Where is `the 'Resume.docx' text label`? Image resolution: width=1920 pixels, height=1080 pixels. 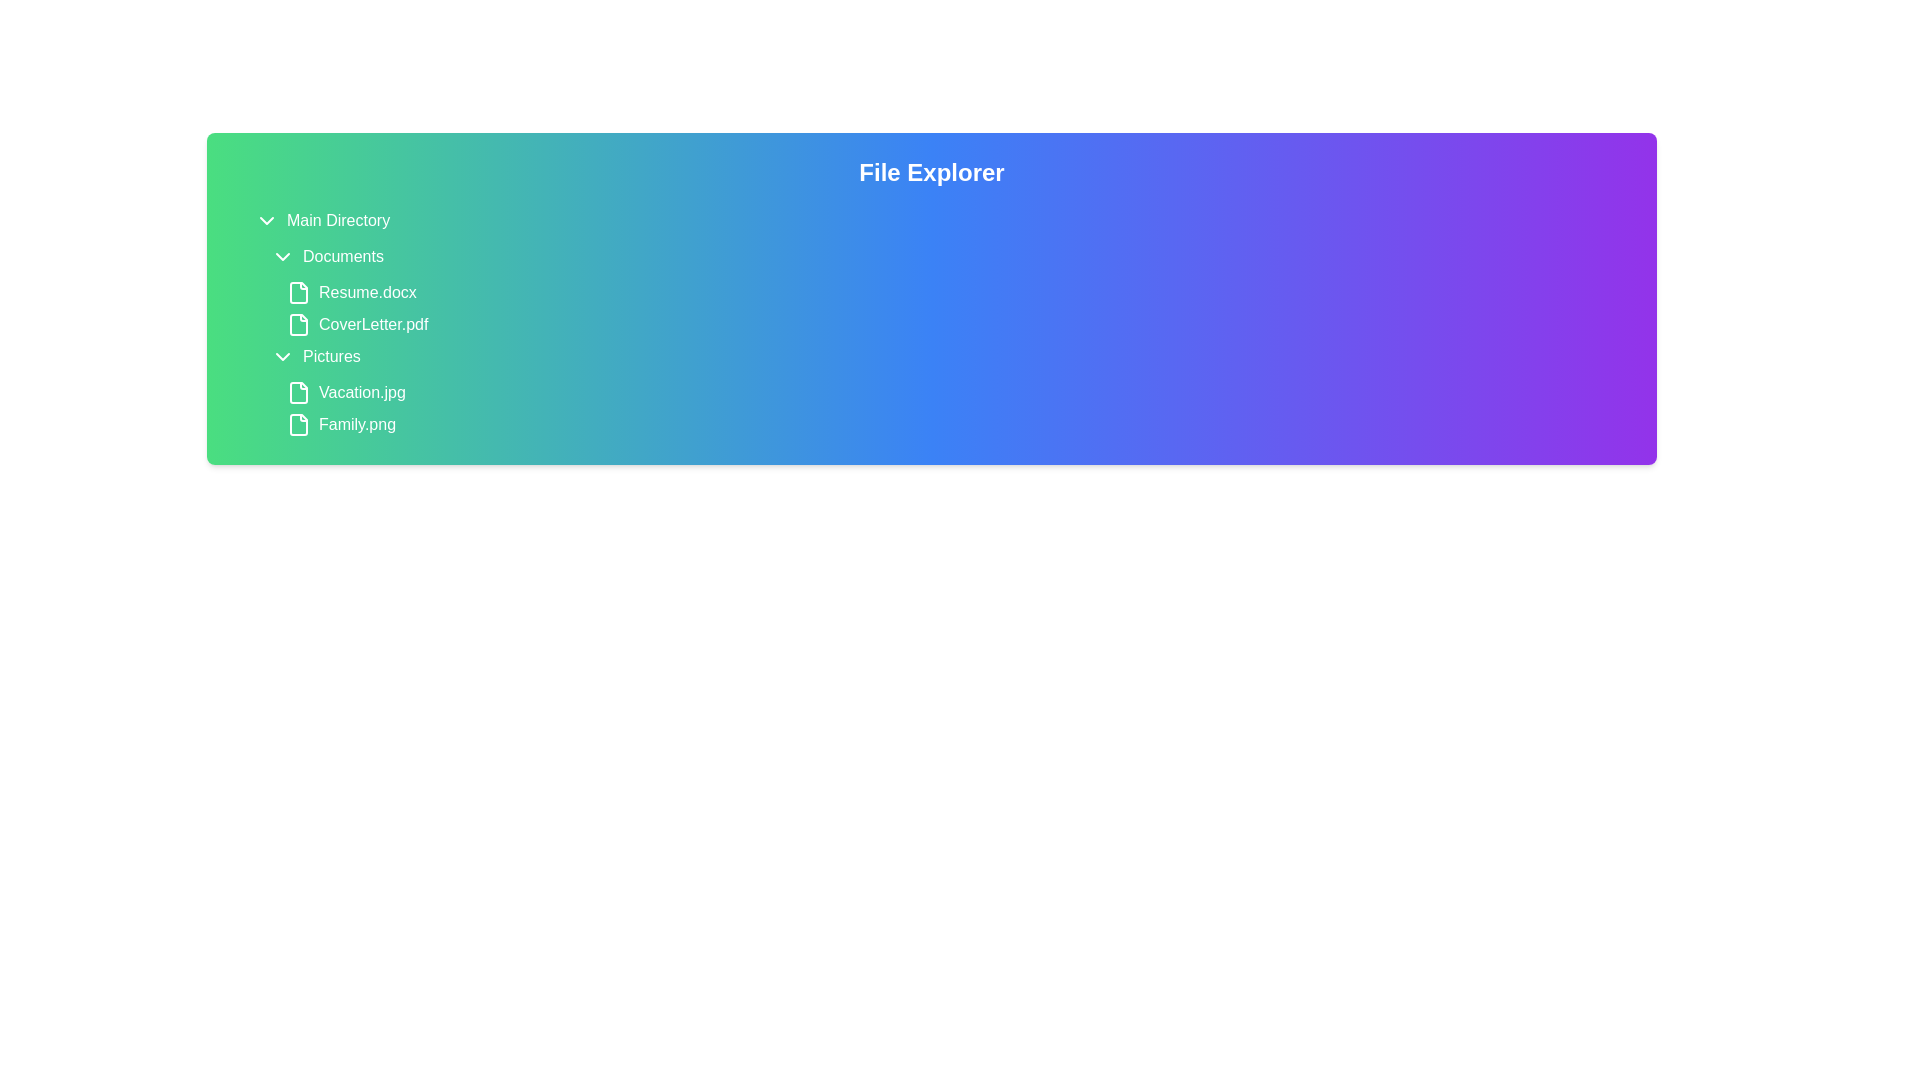
the 'Resume.docx' text label is located at coordinates (367, 293).